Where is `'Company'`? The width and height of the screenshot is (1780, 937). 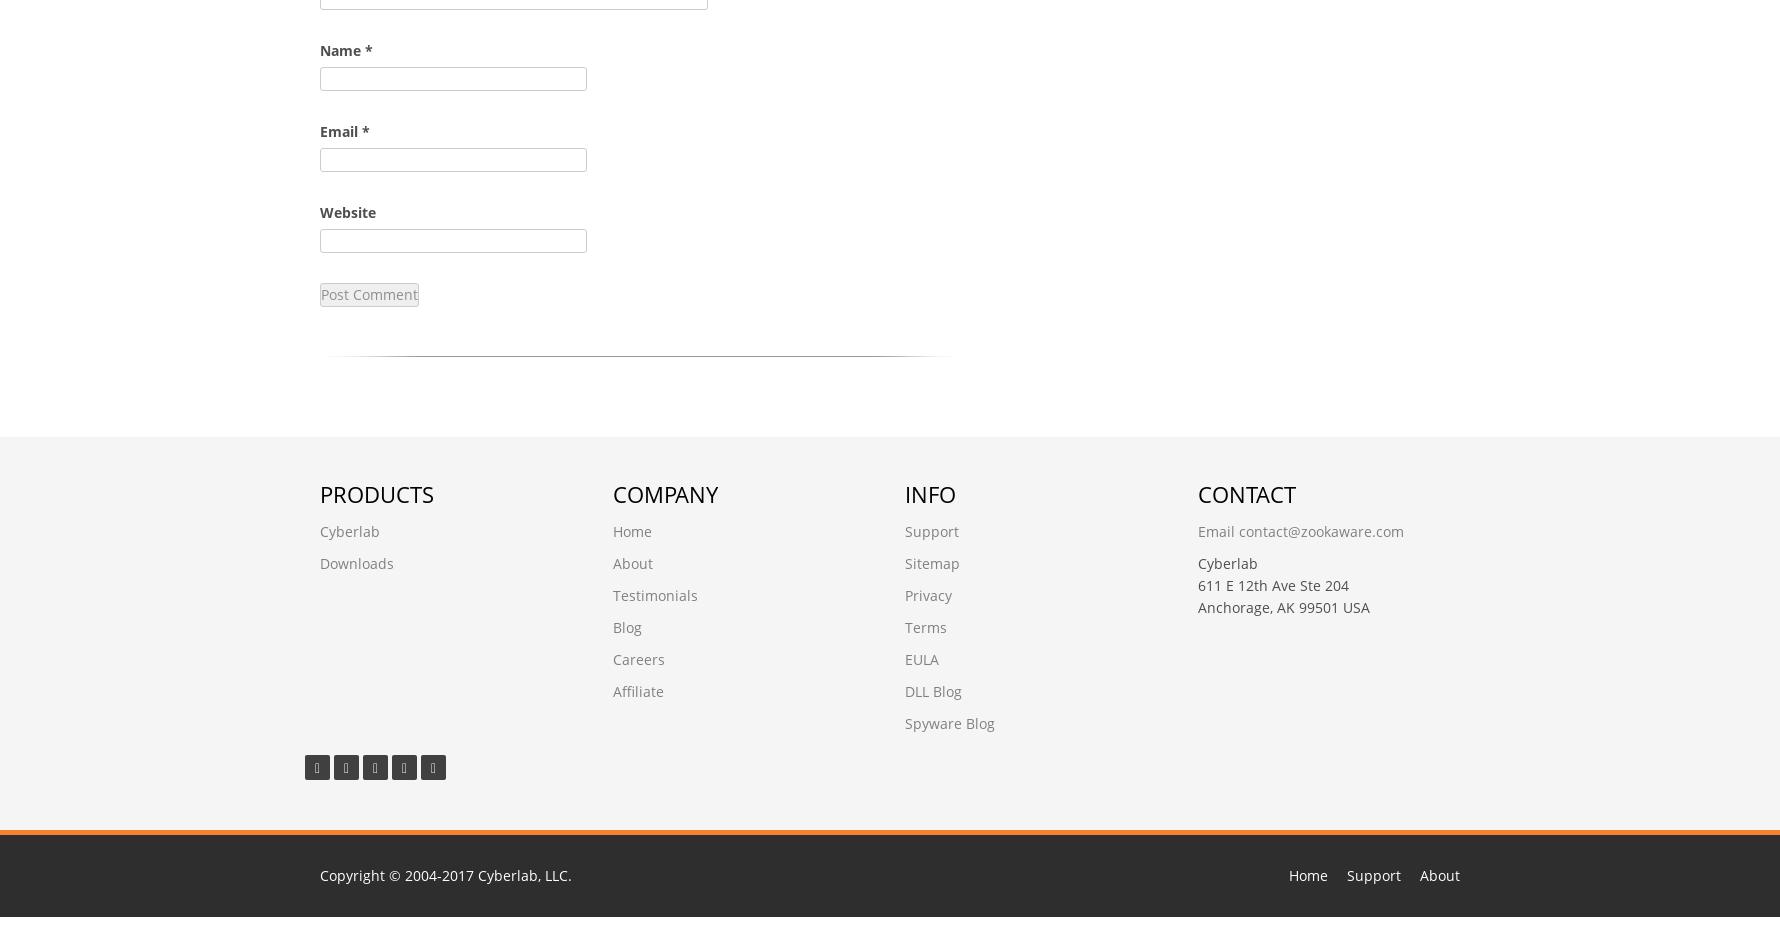
'Company' is located at coordinates (664, 493).